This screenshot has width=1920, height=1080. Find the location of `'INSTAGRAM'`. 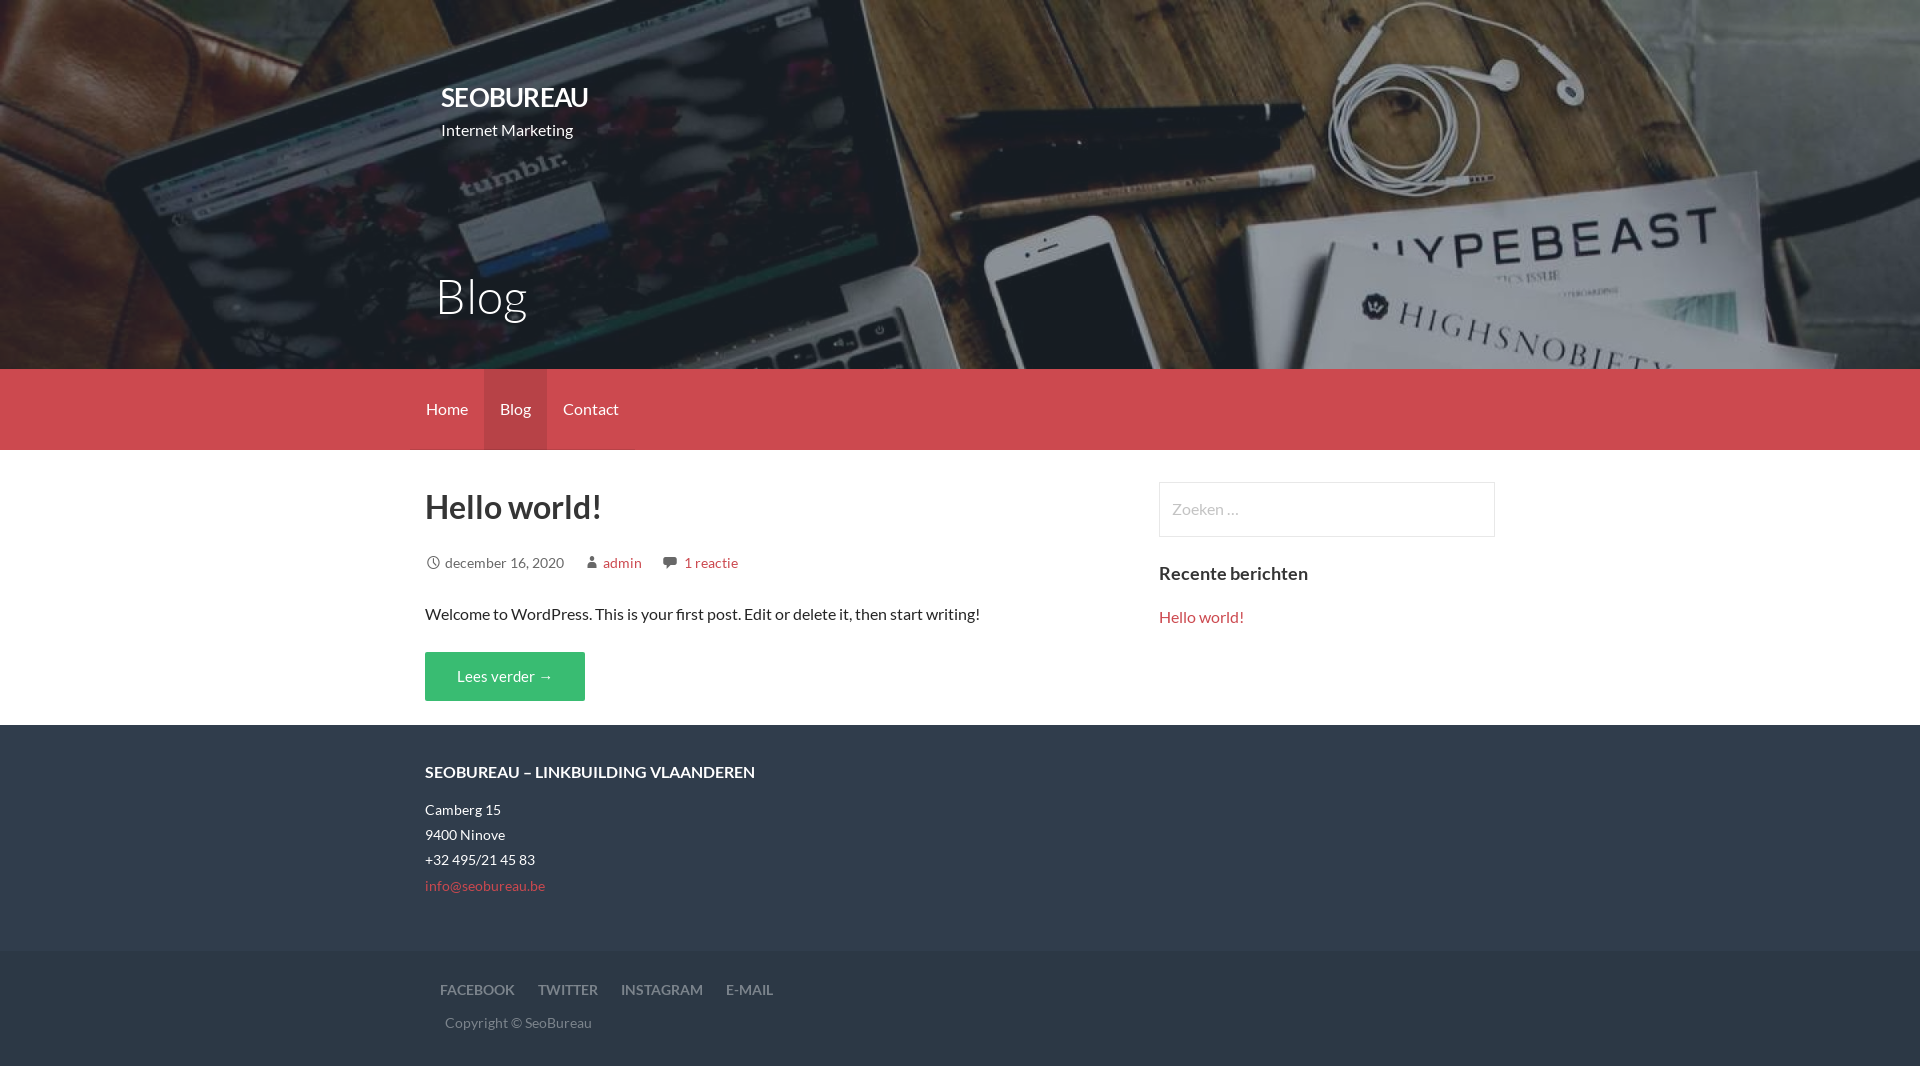

'INSTAGRAM' is located at coordinates (662, 988).